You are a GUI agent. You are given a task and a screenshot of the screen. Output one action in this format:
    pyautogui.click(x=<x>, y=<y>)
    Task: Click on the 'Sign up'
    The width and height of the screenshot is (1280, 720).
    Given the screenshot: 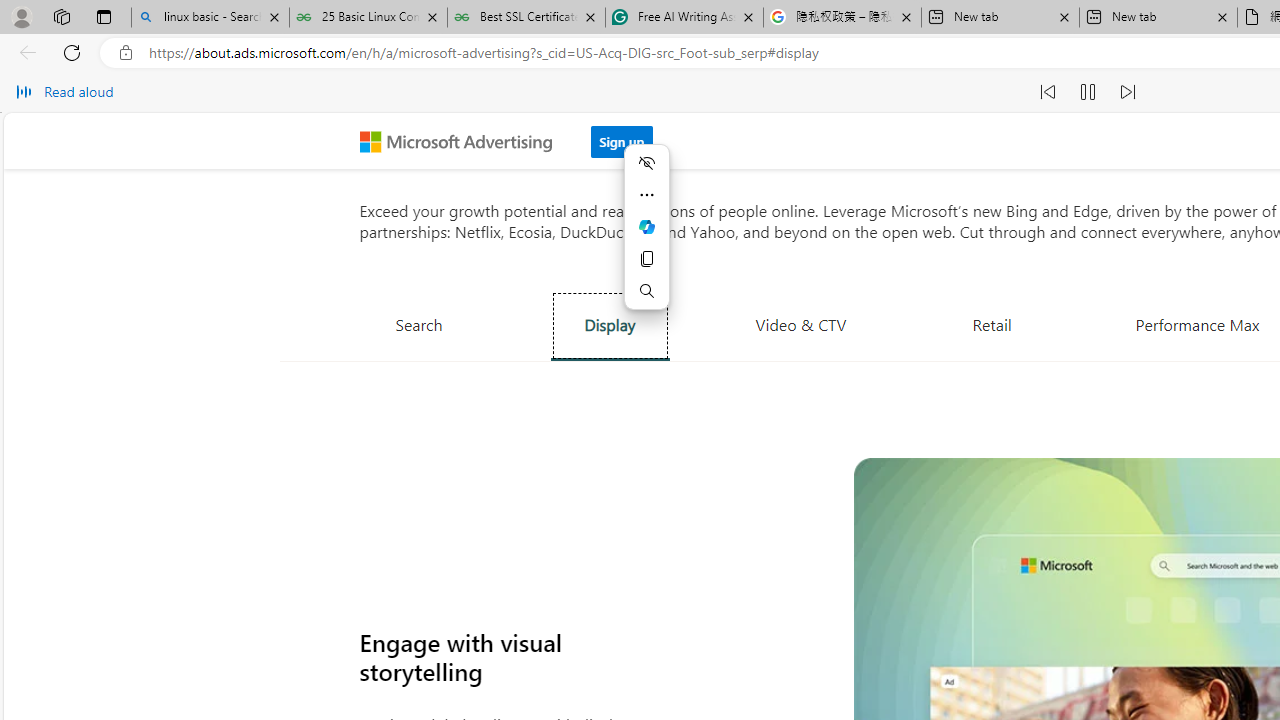 What is the action you would take?
    pyautogui.click(x=621, y=140)
    